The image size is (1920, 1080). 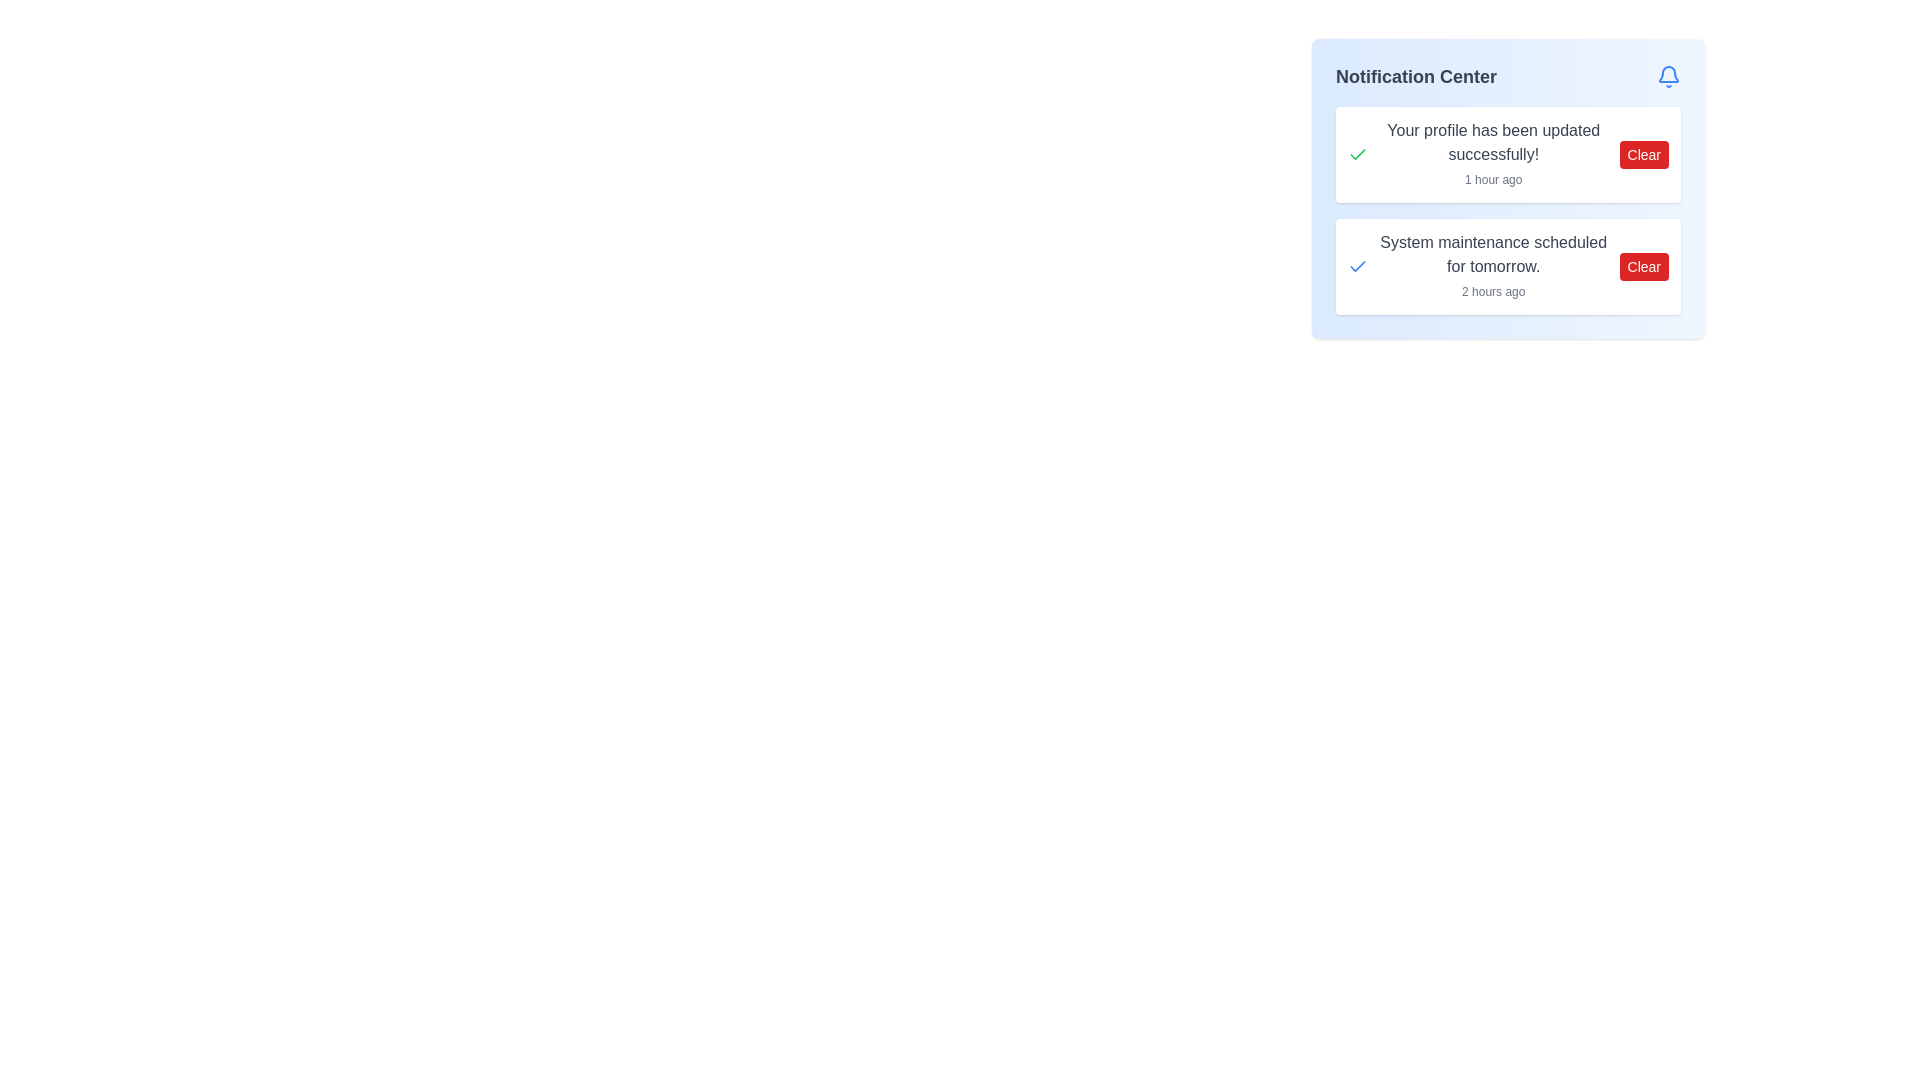 What do you see at coordinates (1493, 141) in the screenshot?
I see `text label that states, 'Your profile has been updated successfully!' located in the upper notification card of the Notification Center` at bounding box center [1493, 141].